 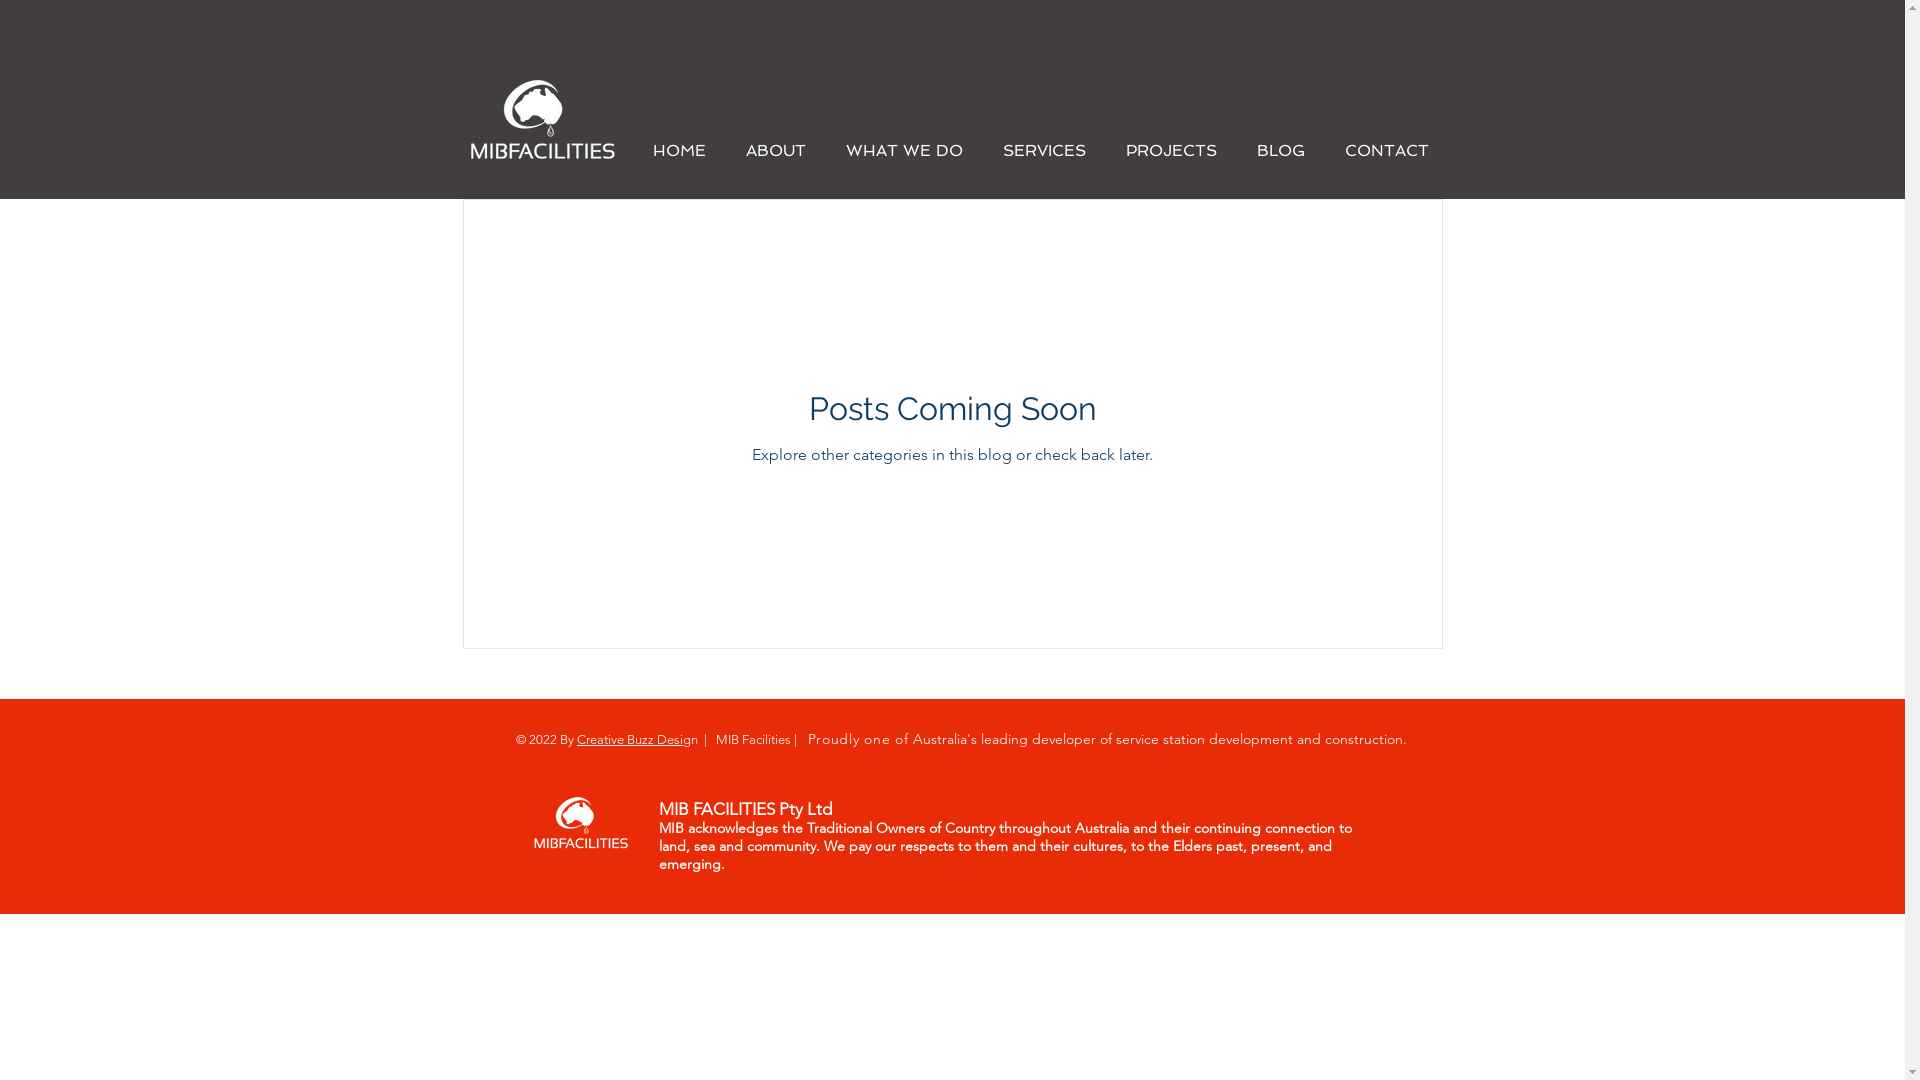 What do you see at coordinates (903, 149) in the screenshot?
I see `'WHAT WE DO'` at bounding box center [903, 149].